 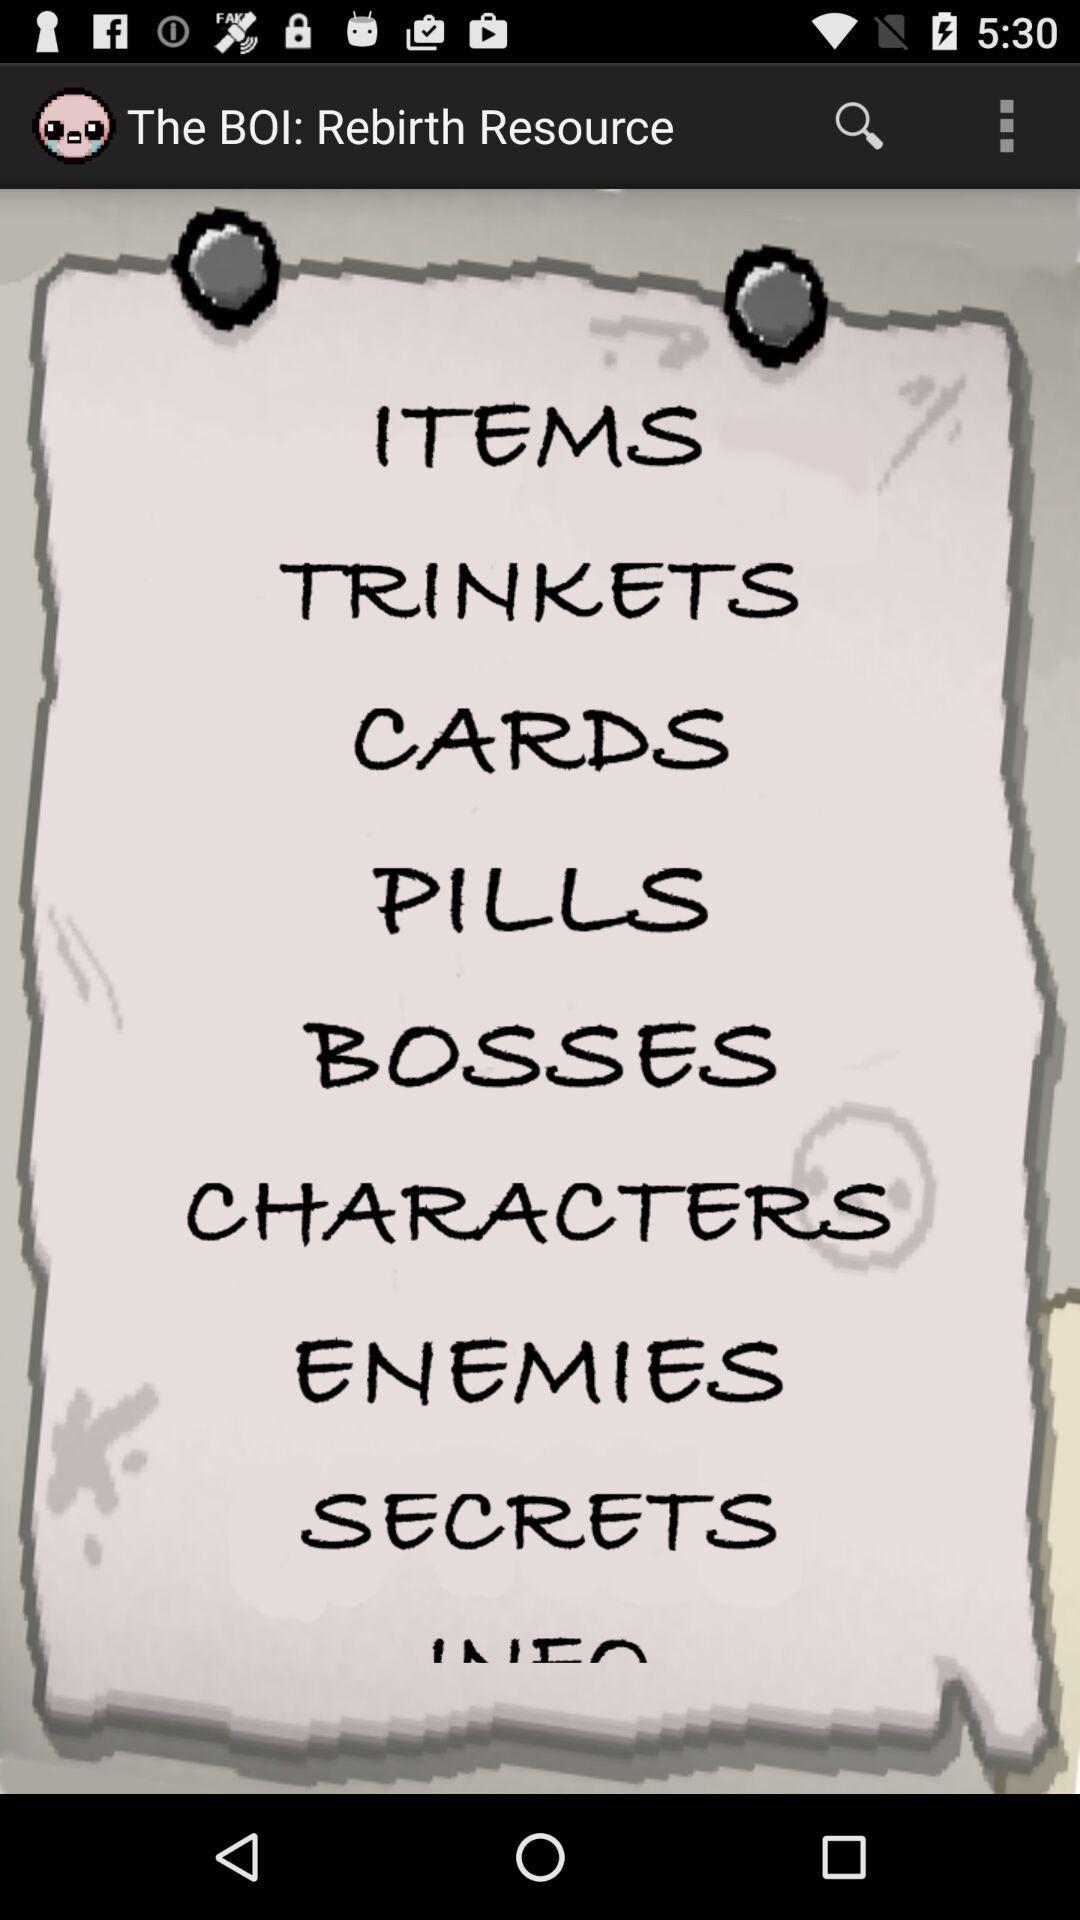 What do you see at coordinates (540, 739) in the screenshot?
I see `the option cards` at bounding box center [540, 739].